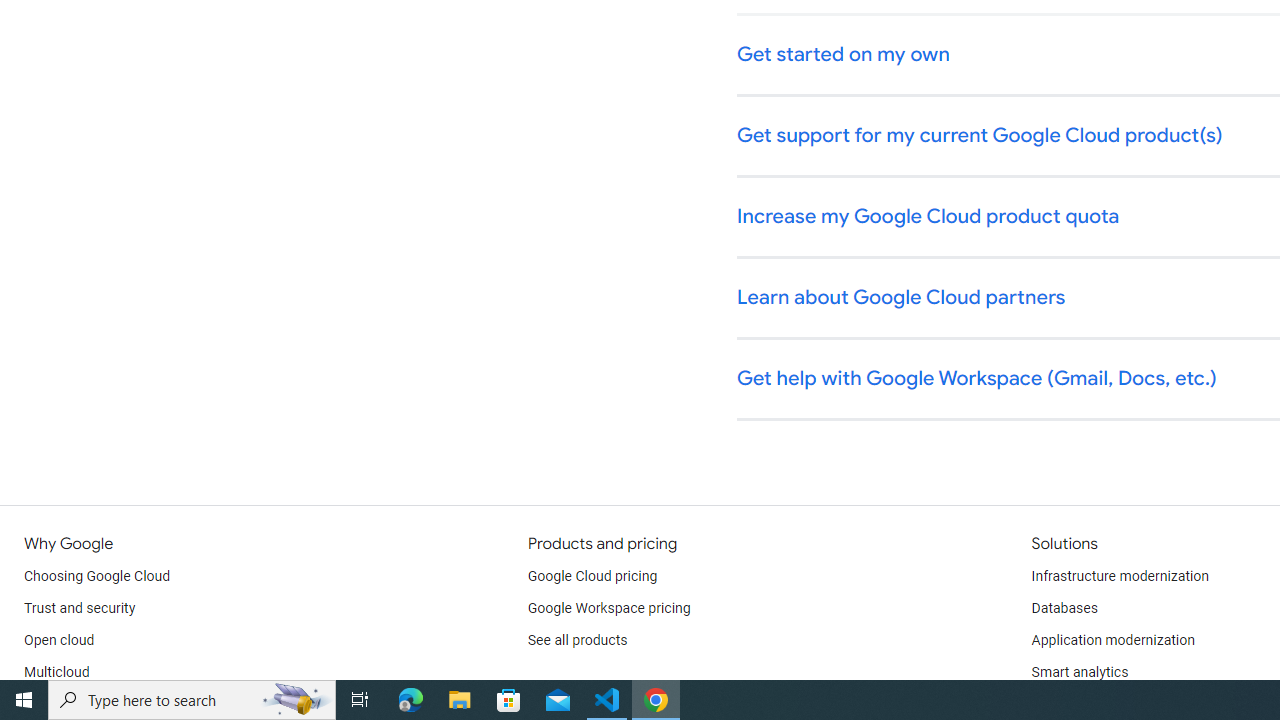 This screenshot has height=720, width=1280. Describe the element at coordinates (96, 577) in the screenshot. I see `'Choosing Google Cloud'` at that location.